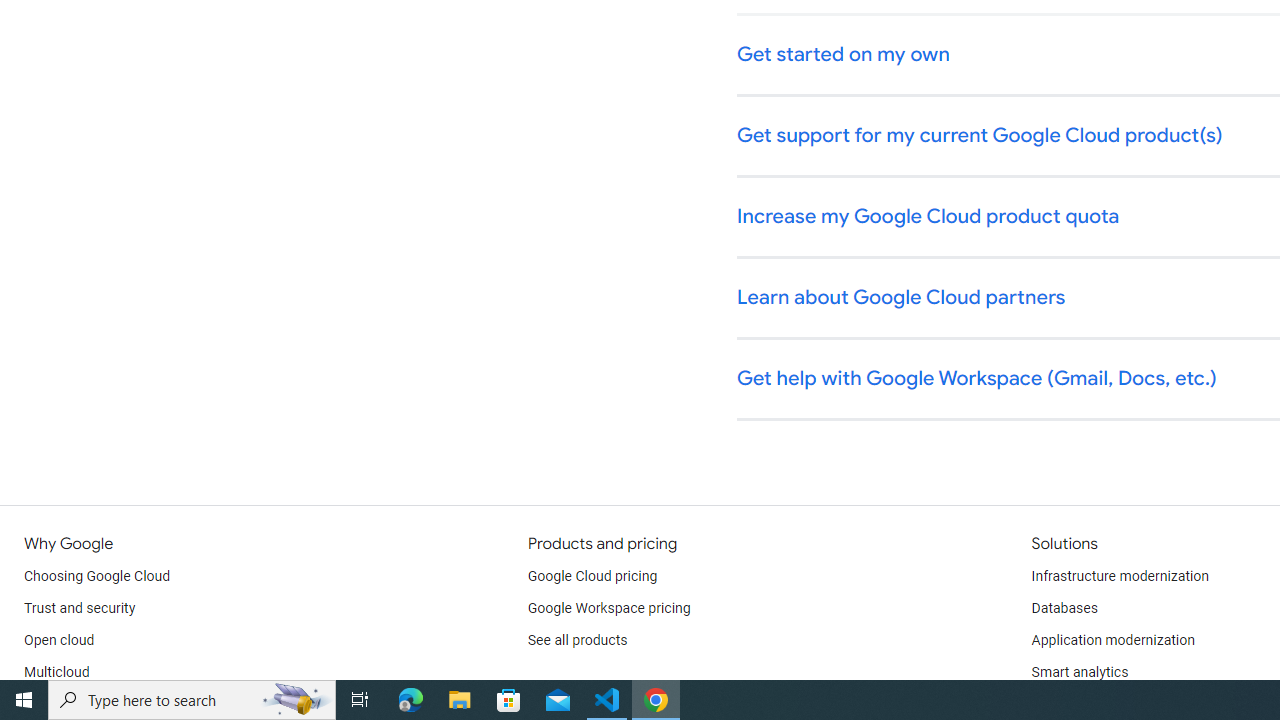 This screenshot has height=720, width=1280. Describe the element at coordinates (96, 577) in the screenshot. I see `'Choosing Google Cloud'` at that location.